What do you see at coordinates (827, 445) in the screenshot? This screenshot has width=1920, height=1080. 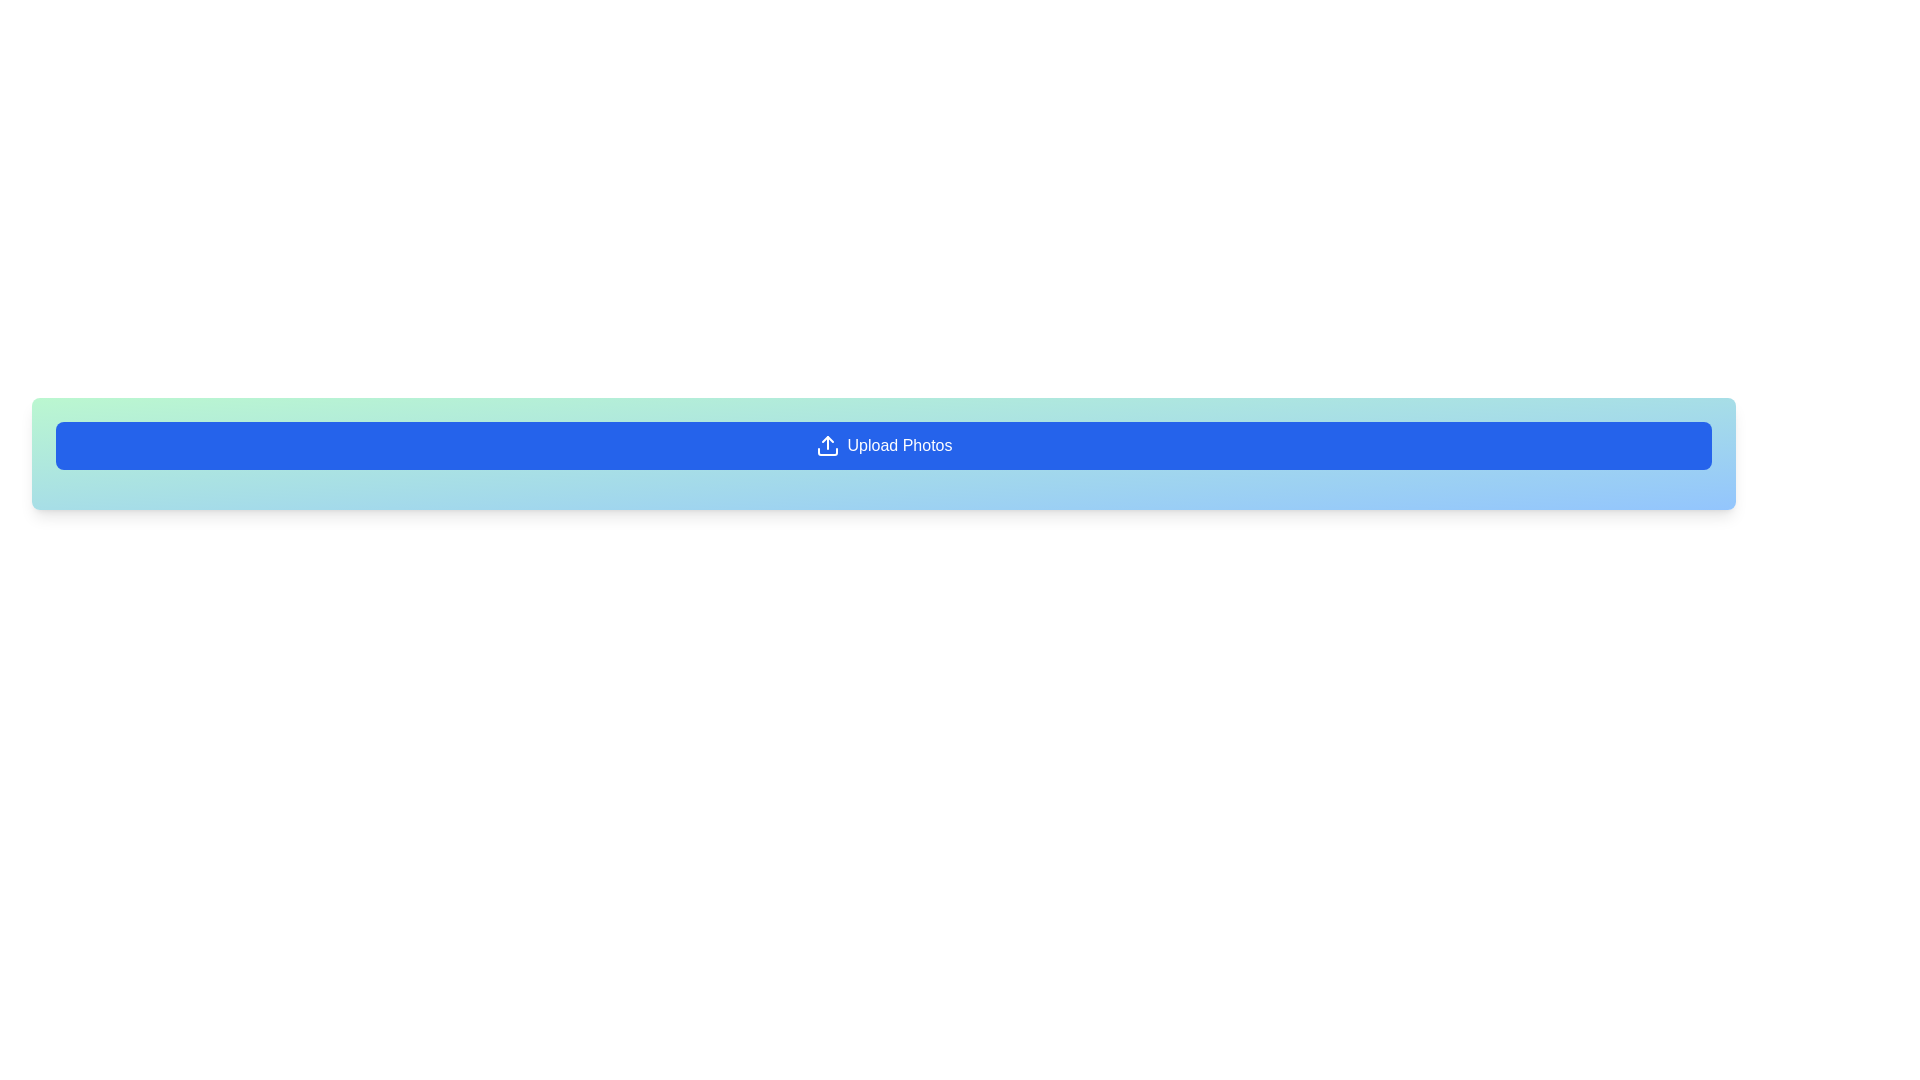 I see `the upload icon located to the left of the 'Upload Photos' button, which enhances the button's recognizability and functionality` at bounding box center [827, 445].